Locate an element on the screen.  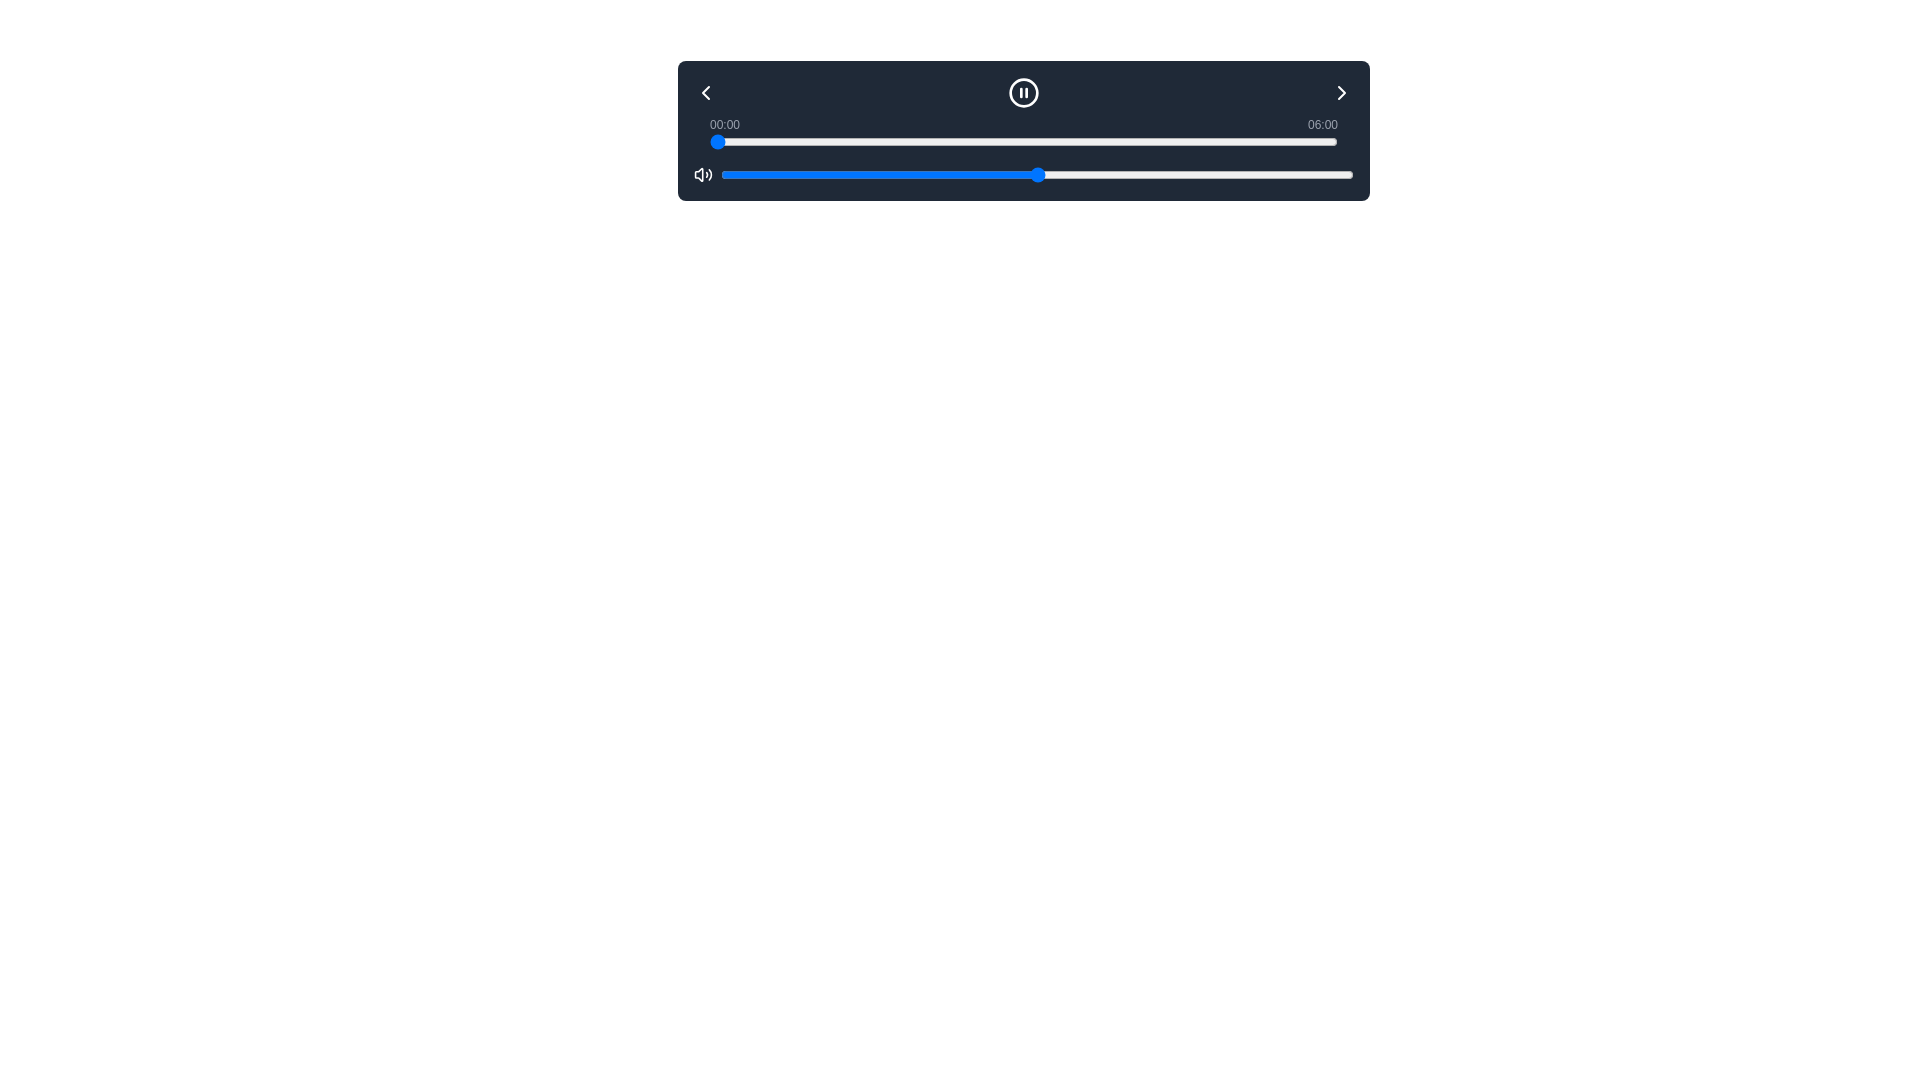
the slider is located at coordinates (1284, 173).